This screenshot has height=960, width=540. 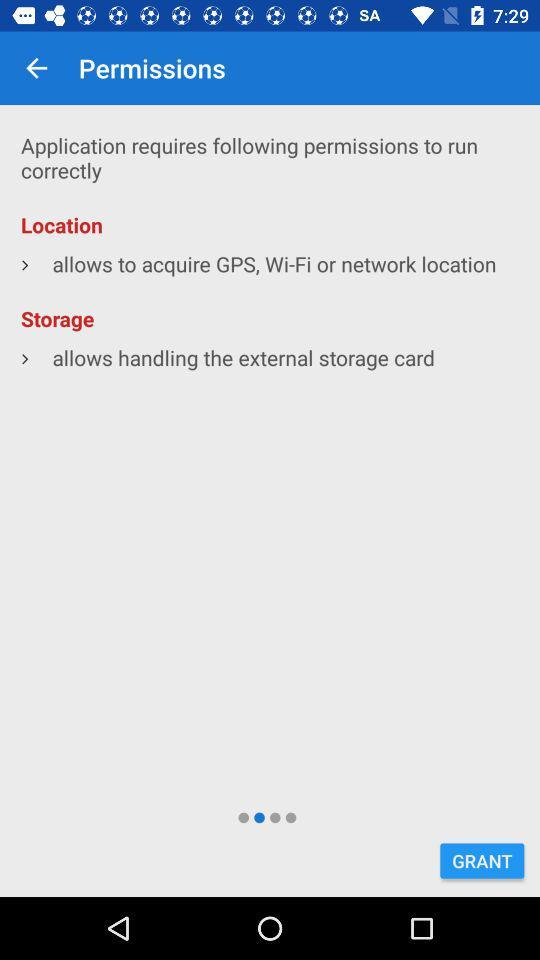 I want to click on grant, so click(x=481, y=860).